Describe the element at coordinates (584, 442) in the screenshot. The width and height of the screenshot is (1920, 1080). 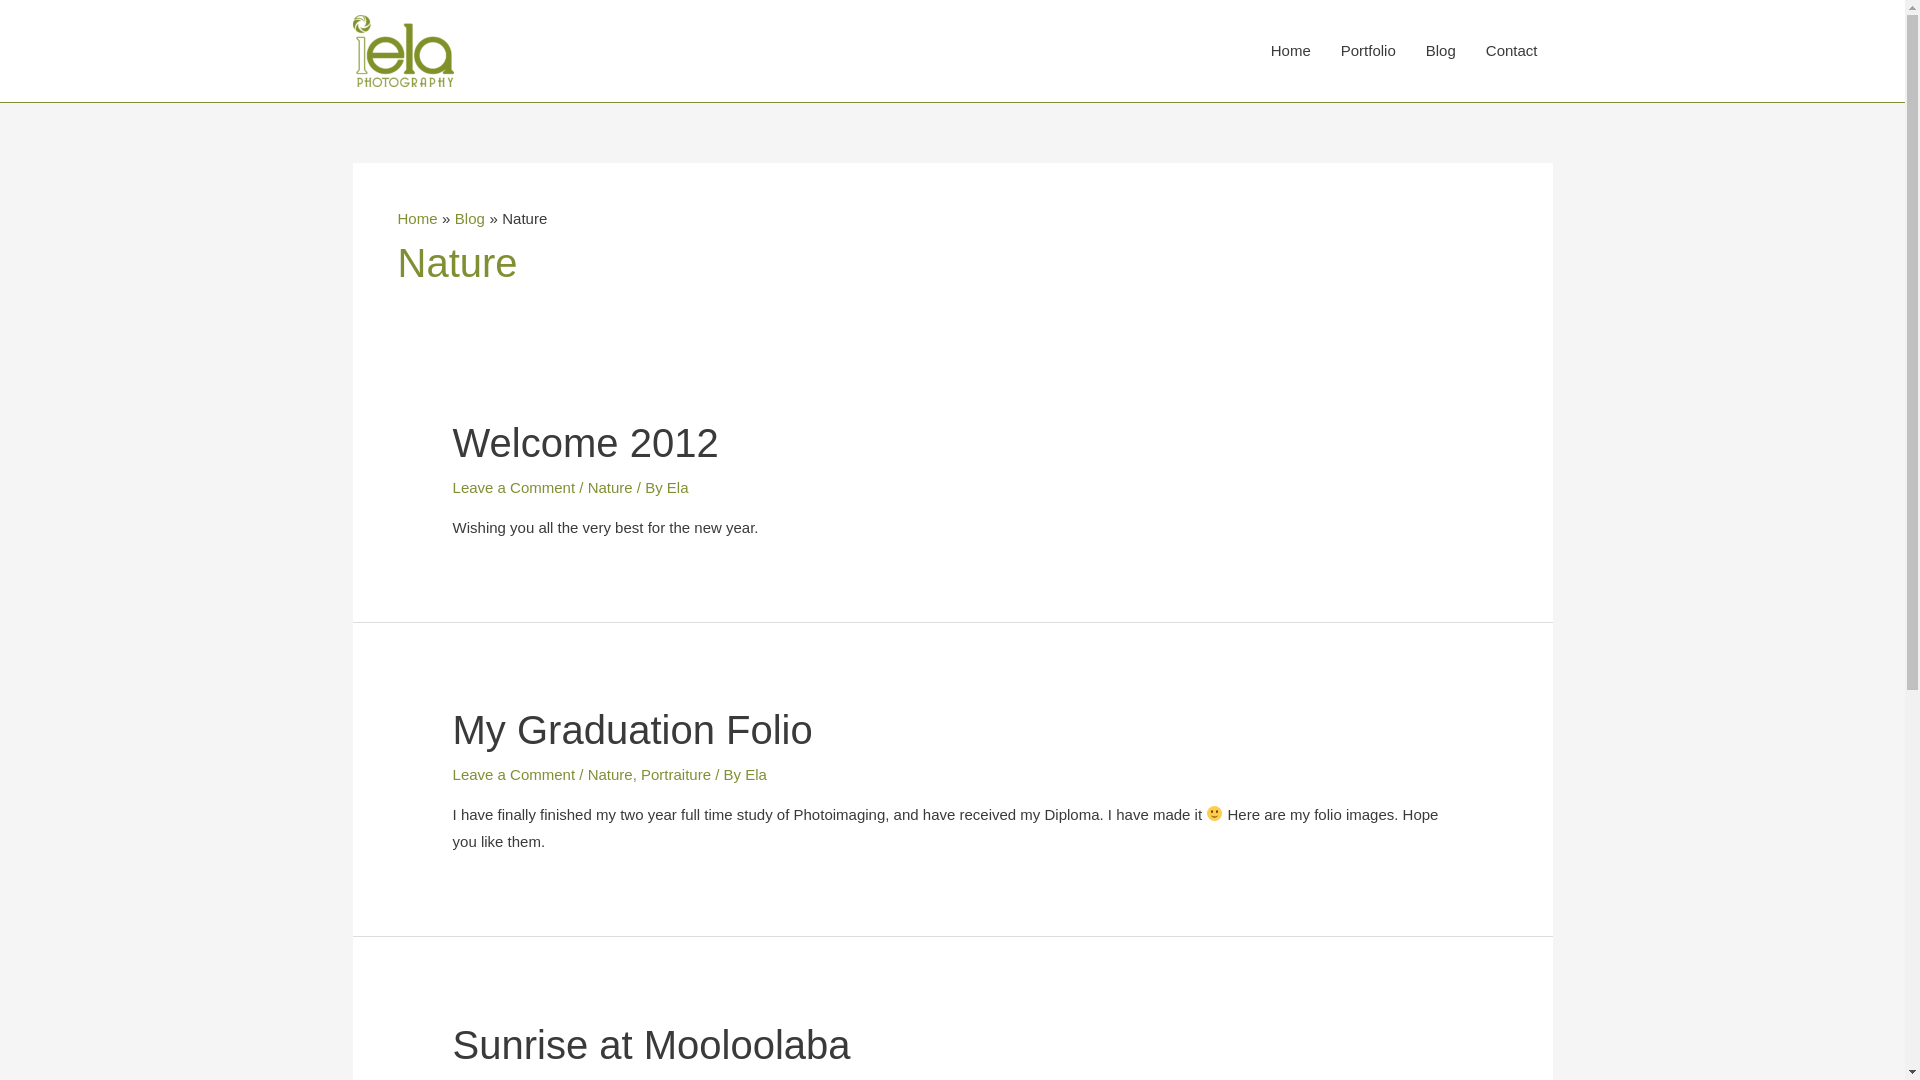
I see `'Welcome 2012'` at that location.